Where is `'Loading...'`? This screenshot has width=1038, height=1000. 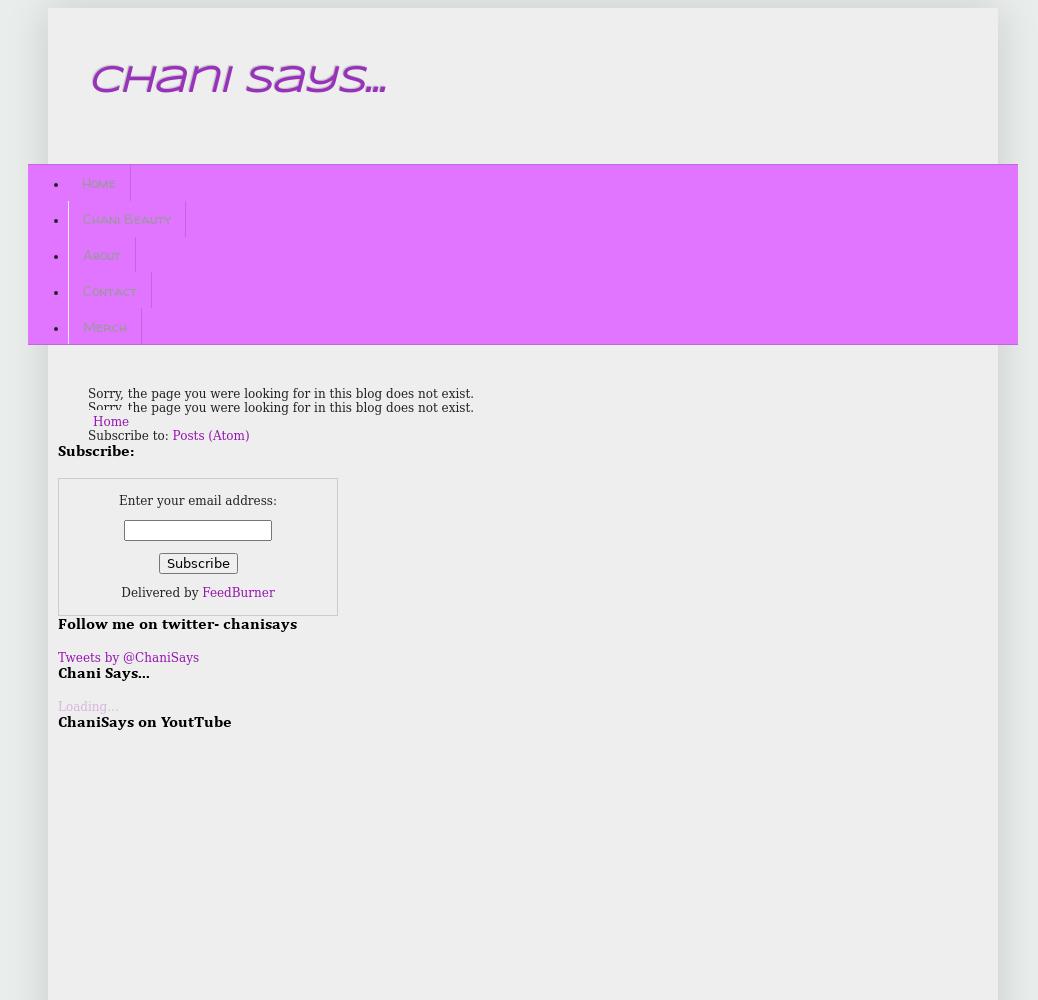
'Loading...' is located at coordinates (87, 705).